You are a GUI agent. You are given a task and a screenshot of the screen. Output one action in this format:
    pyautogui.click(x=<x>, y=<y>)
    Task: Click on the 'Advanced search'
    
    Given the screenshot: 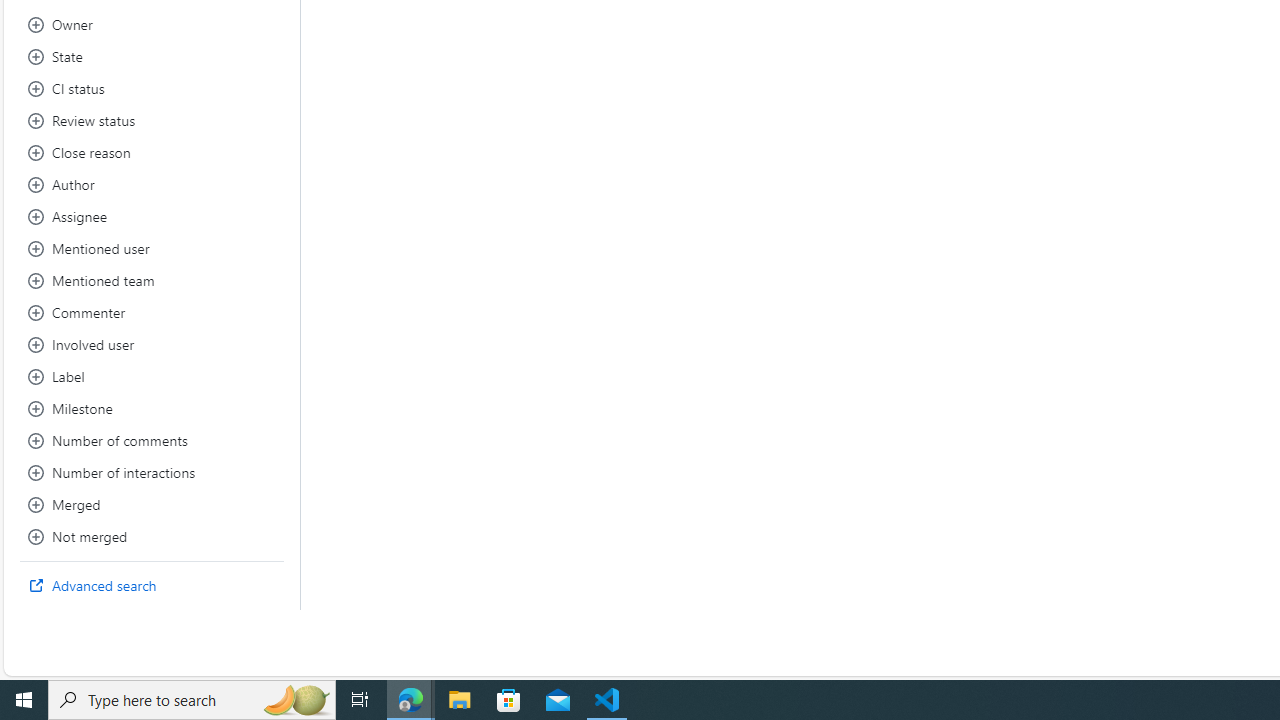 What is the action you would take?
    pyautogui.click(x=151, y=585)
    